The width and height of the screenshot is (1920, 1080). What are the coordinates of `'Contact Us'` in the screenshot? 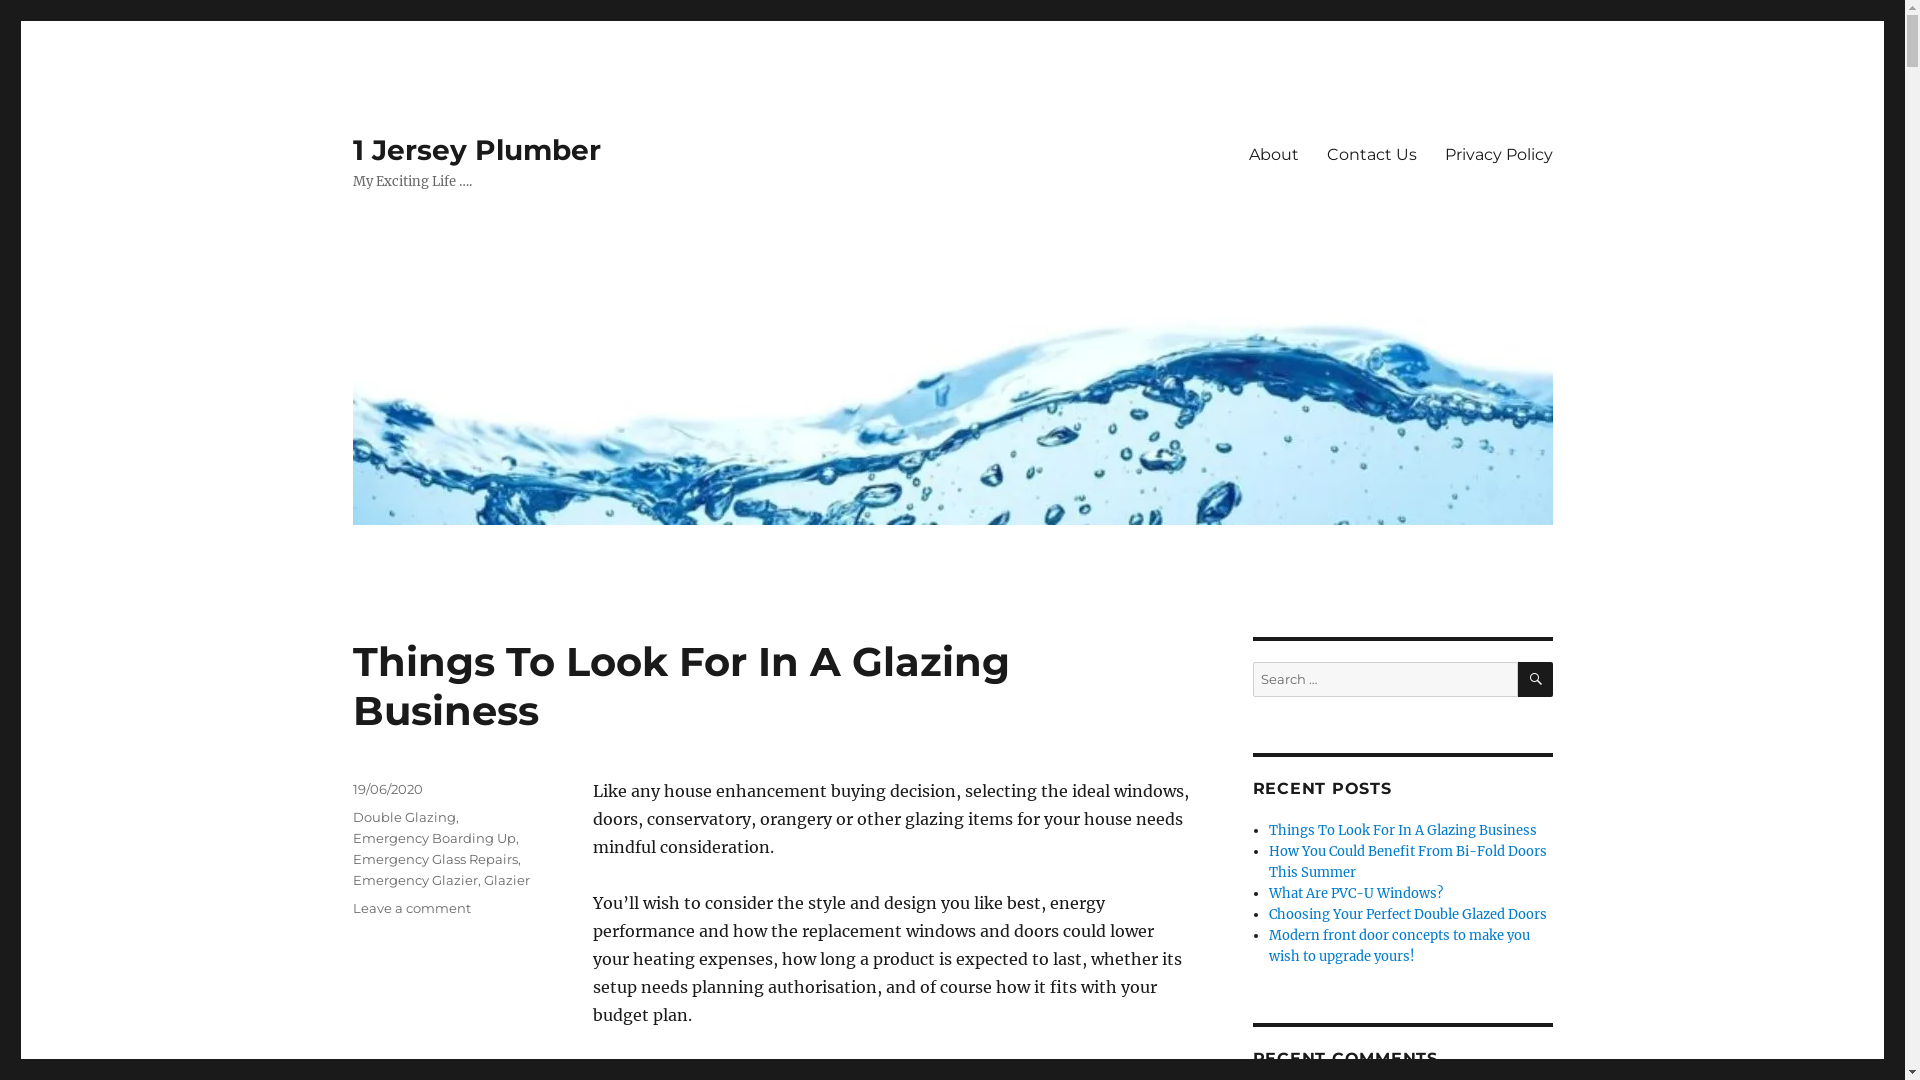 It's located at (1370, 153).